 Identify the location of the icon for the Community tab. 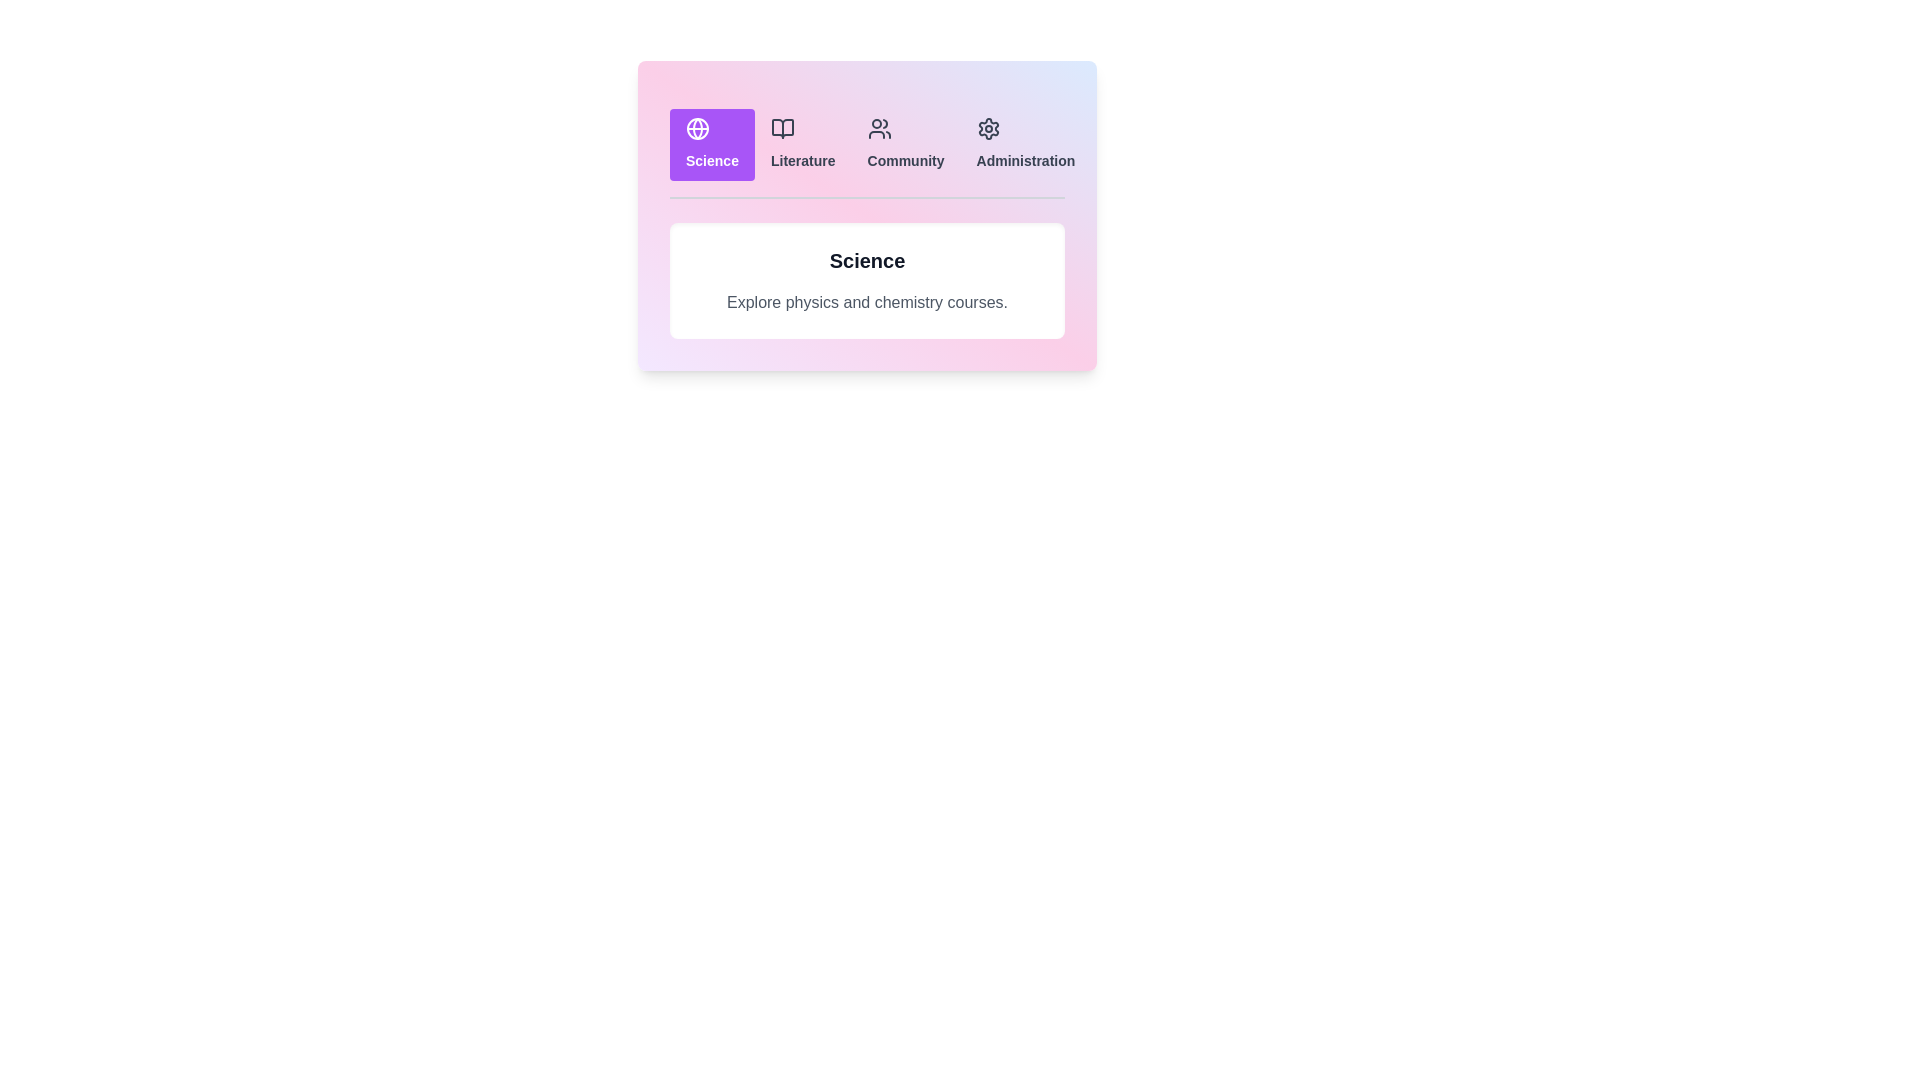
(879, 128).